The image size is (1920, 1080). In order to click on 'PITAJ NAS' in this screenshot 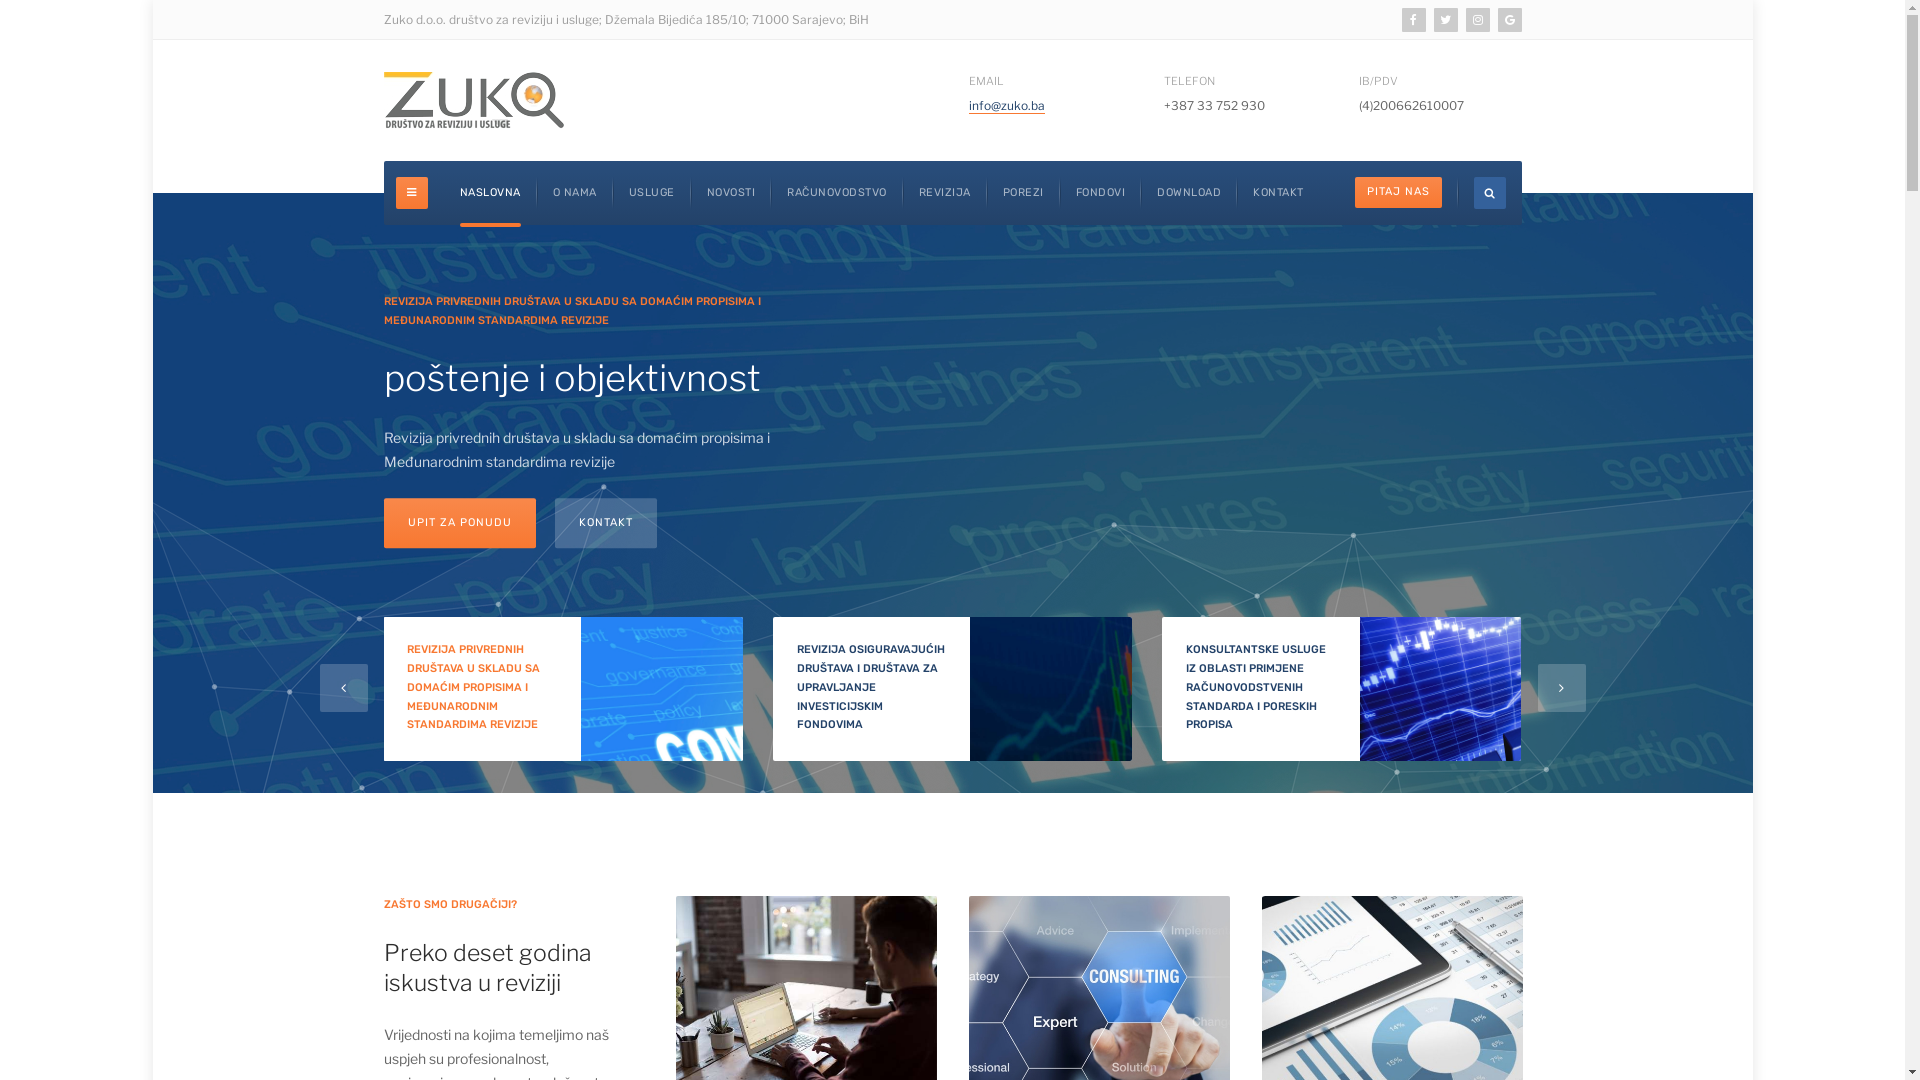, I will do `click(1396, 192)`.